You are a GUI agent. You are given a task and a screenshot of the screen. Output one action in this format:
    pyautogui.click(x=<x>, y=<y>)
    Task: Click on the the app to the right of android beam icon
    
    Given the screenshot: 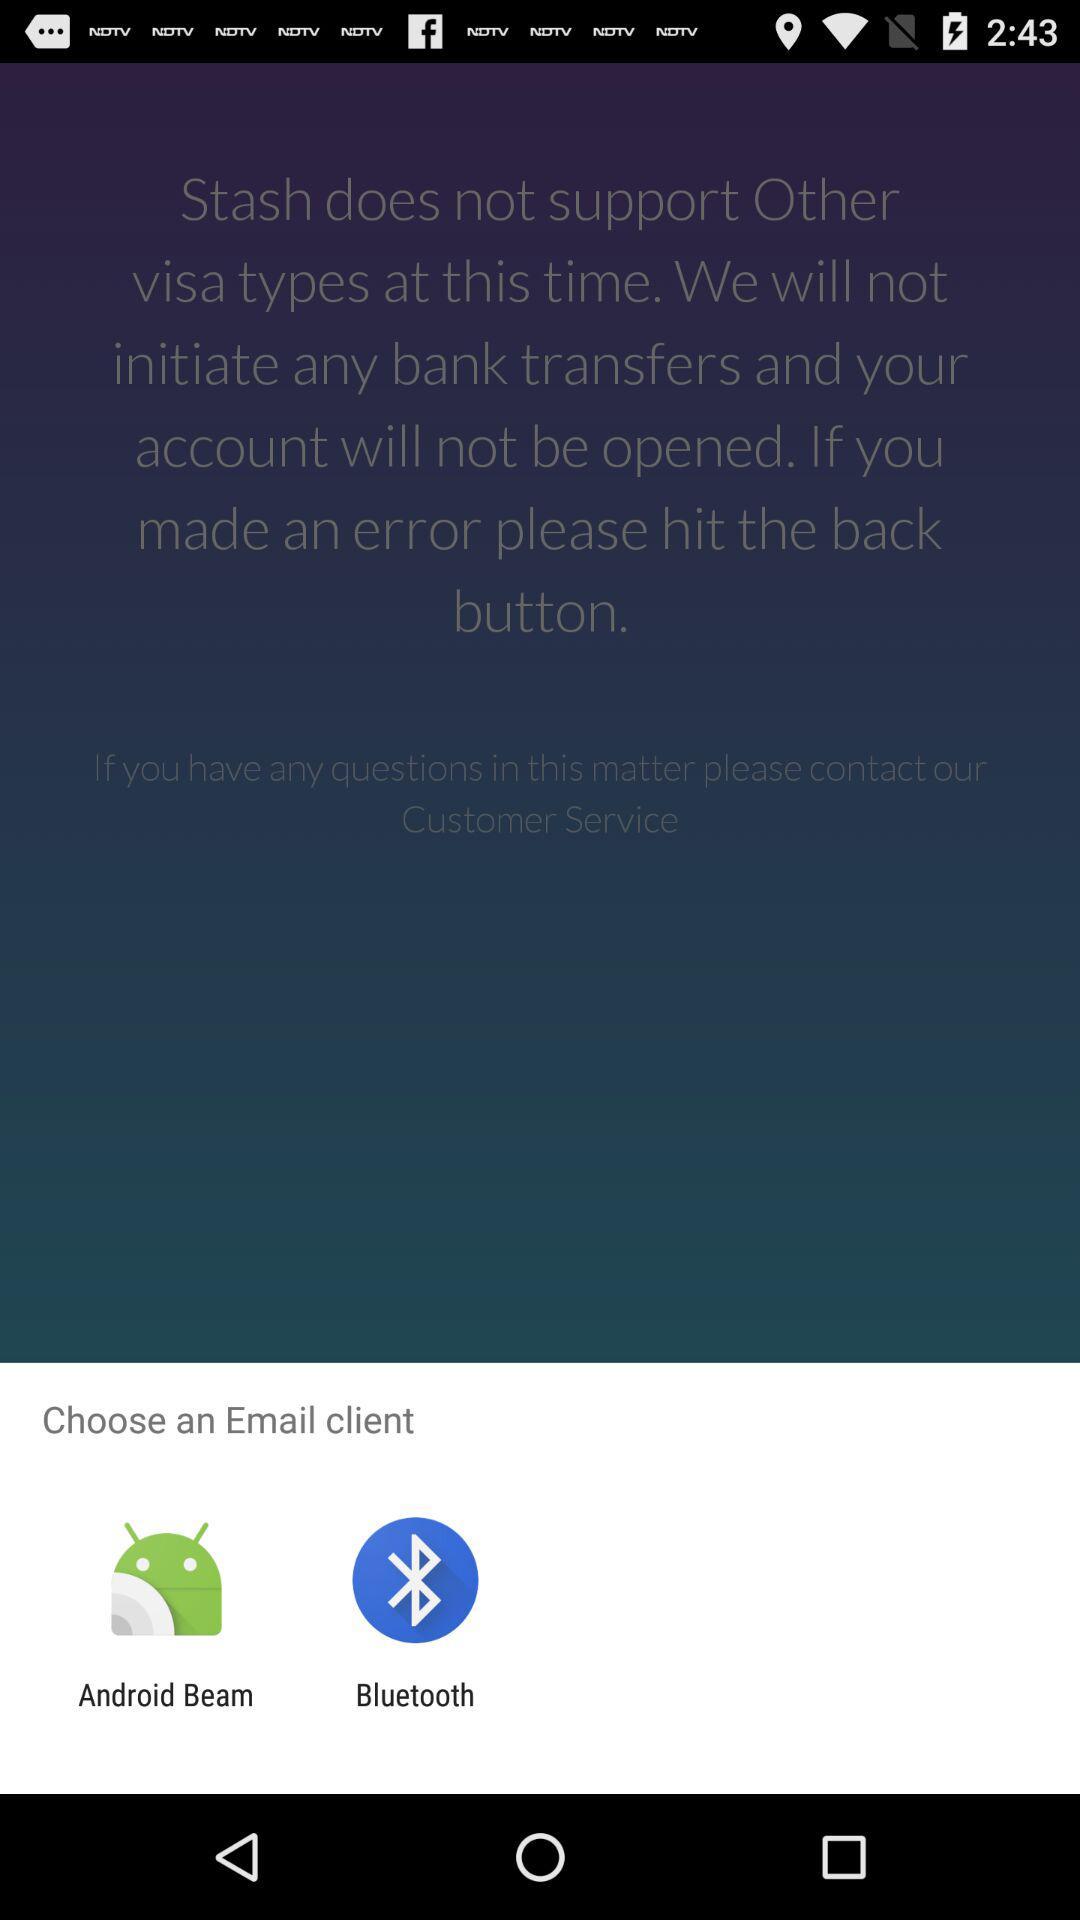 What is the action you would take?
    pyautogui.click(x=414, y=1711)
    